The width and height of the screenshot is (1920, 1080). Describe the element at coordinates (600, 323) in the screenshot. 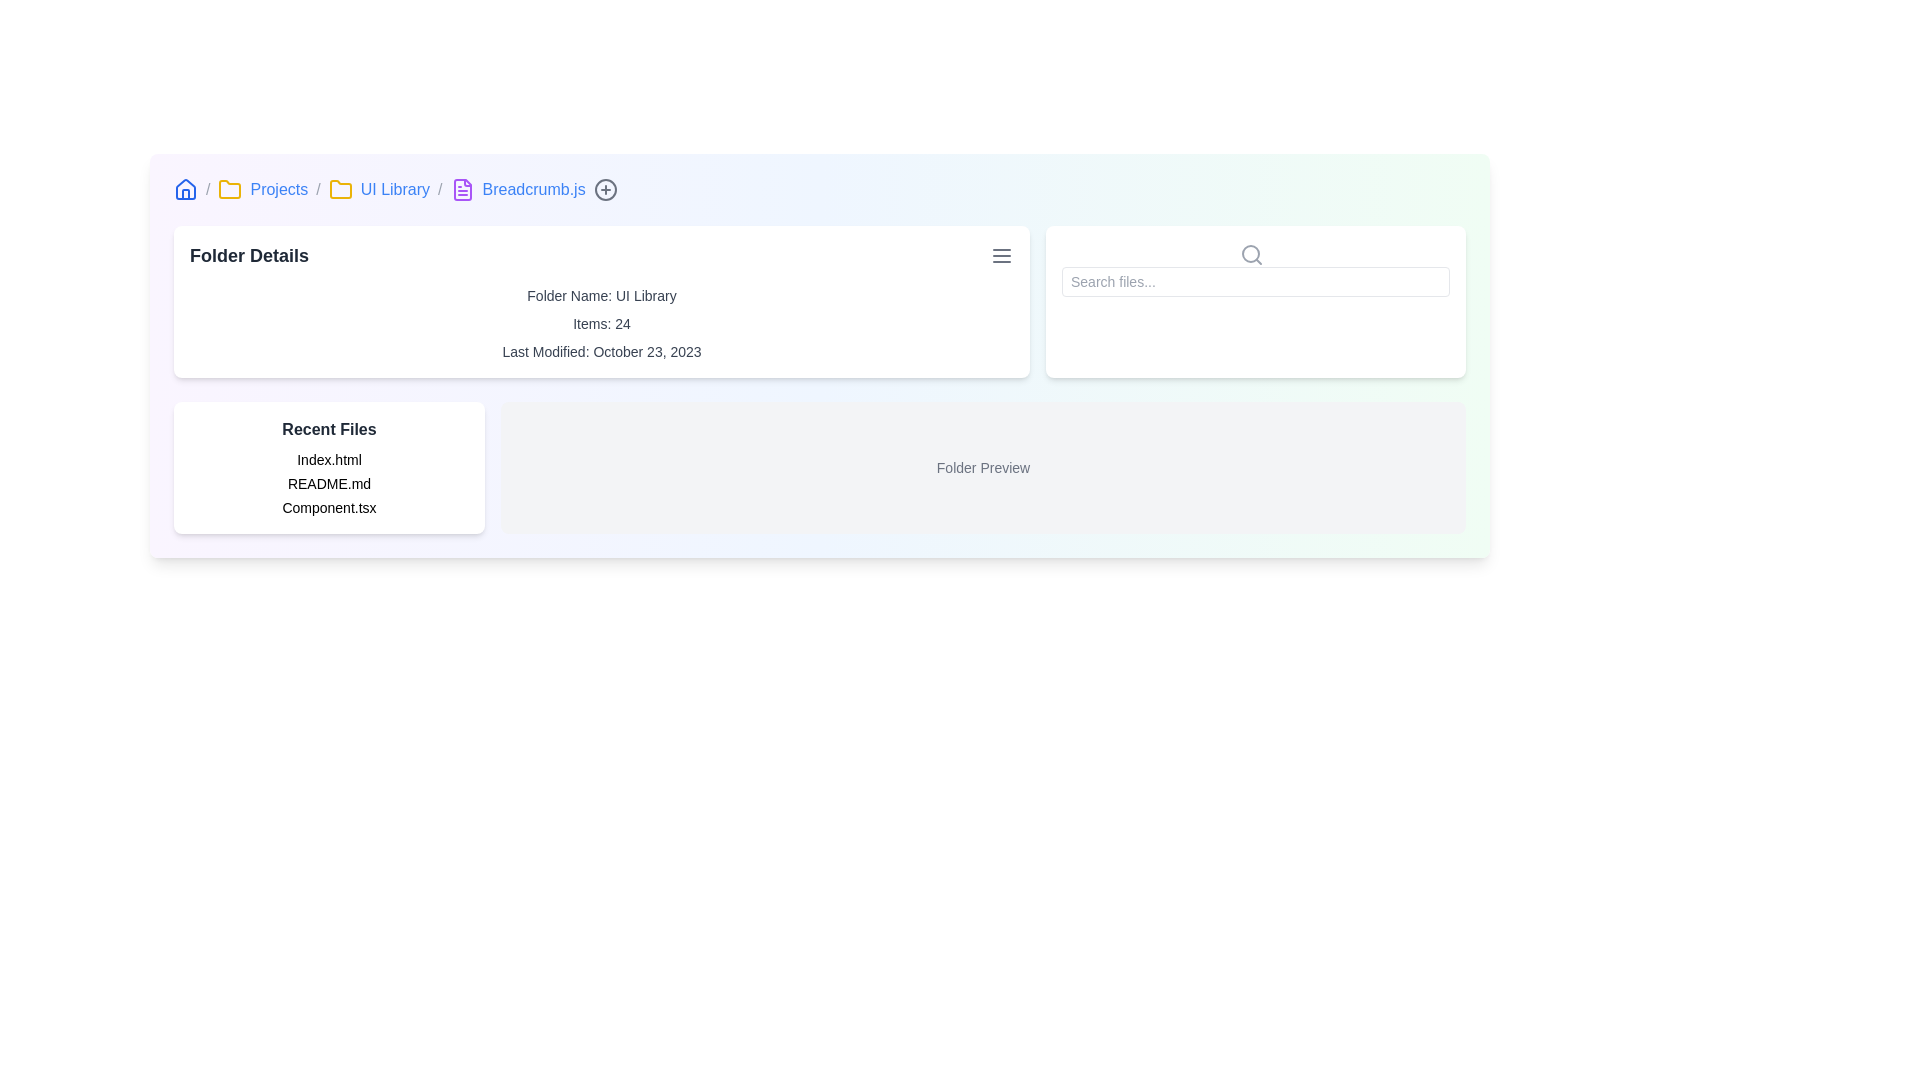

I see `the Text block that provides descriptive metadata about a folder, located within the 'Folder Details' card, positioned centrally beneath the card's title` at that location.